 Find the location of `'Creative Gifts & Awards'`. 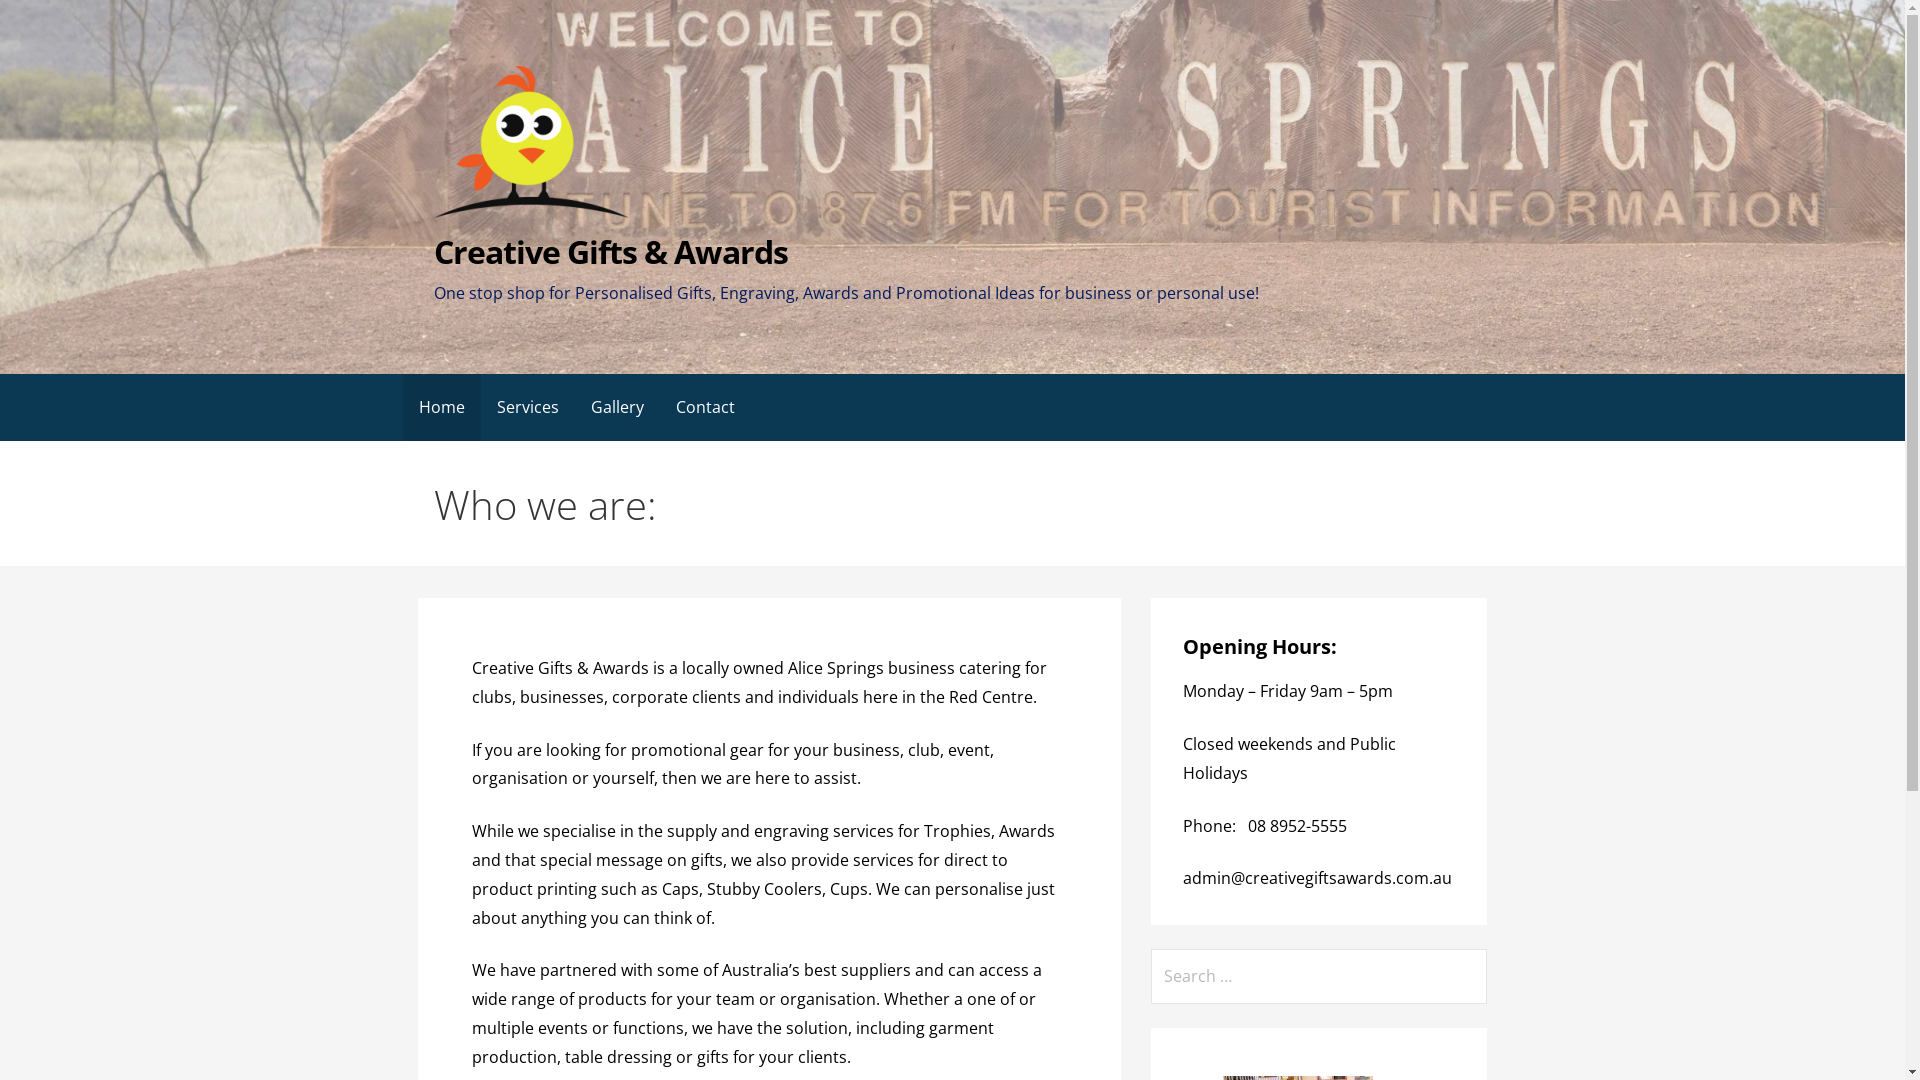

'Creative Gifts & Awards' is located at coordinates (609, 250).